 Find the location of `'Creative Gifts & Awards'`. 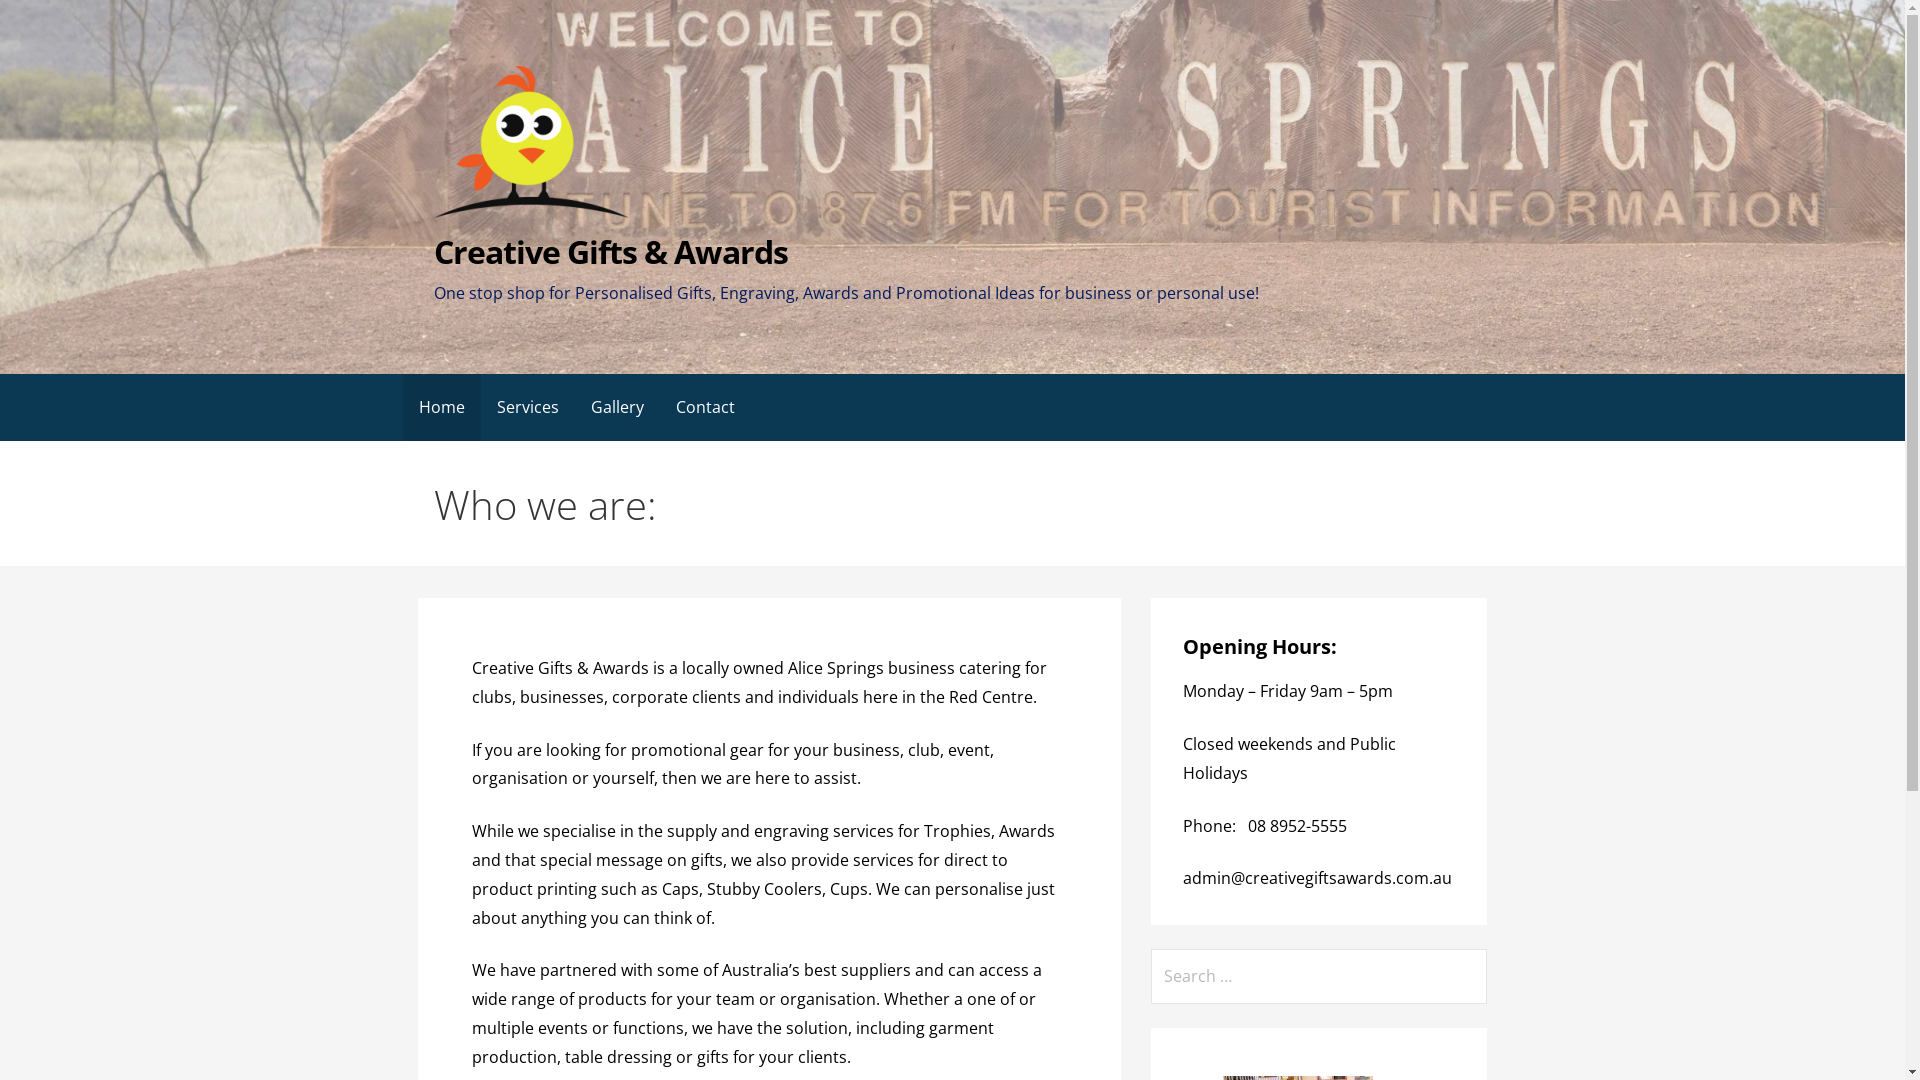

'Creative Gifts & Awards' is located at coordinates (609, 250).